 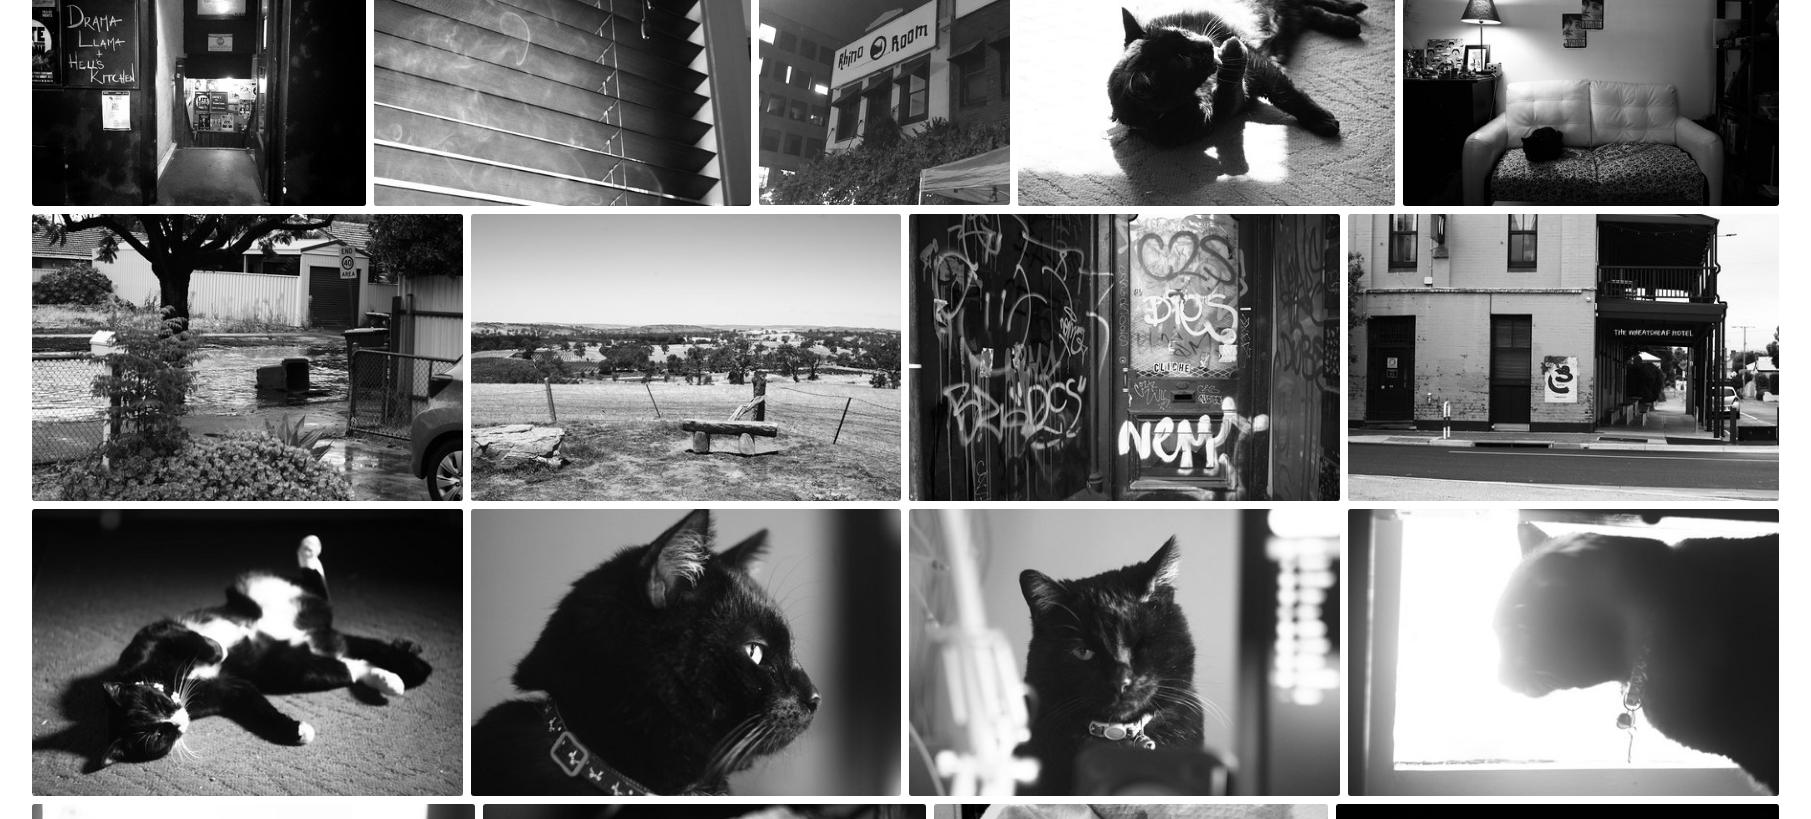 I want to click on '#1,634', so click(x=1373, y=539).